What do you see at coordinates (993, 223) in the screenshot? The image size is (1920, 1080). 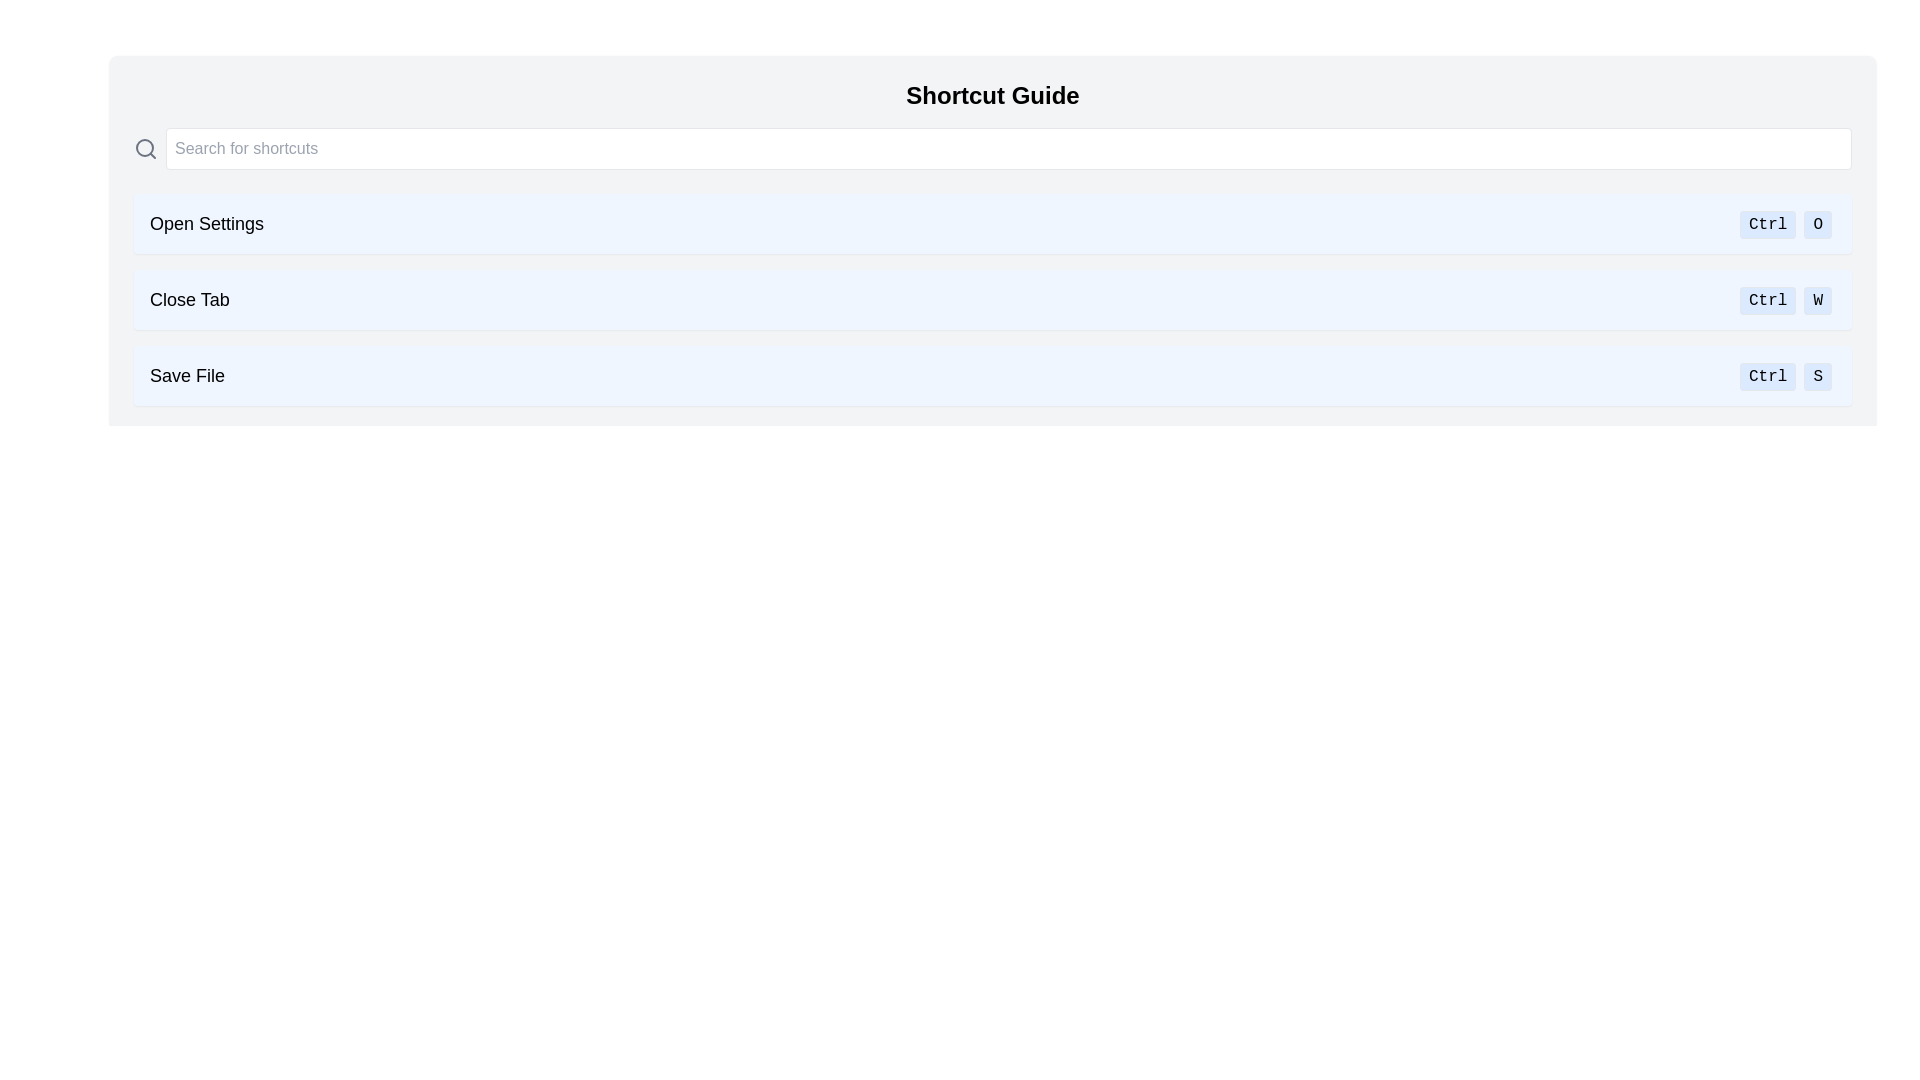 I see `the Informative bar in the shortcut panel that indicates 'Open Settings' can be triggered by 'Ctrl O'` at bounding box center [993, 223].